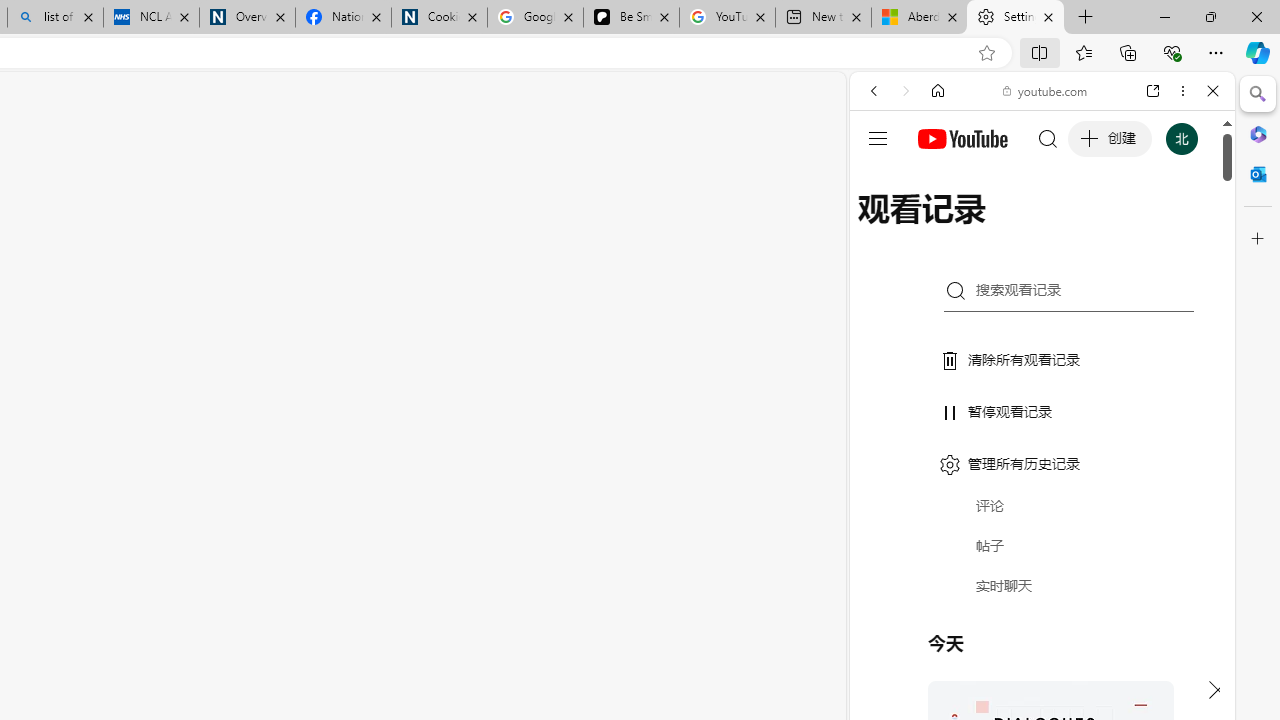  Describe the element at coordinates (150, 17) in the screenshot. I see `'NCL Adult Asthma Inhaler Choice Guideline'` at that location.